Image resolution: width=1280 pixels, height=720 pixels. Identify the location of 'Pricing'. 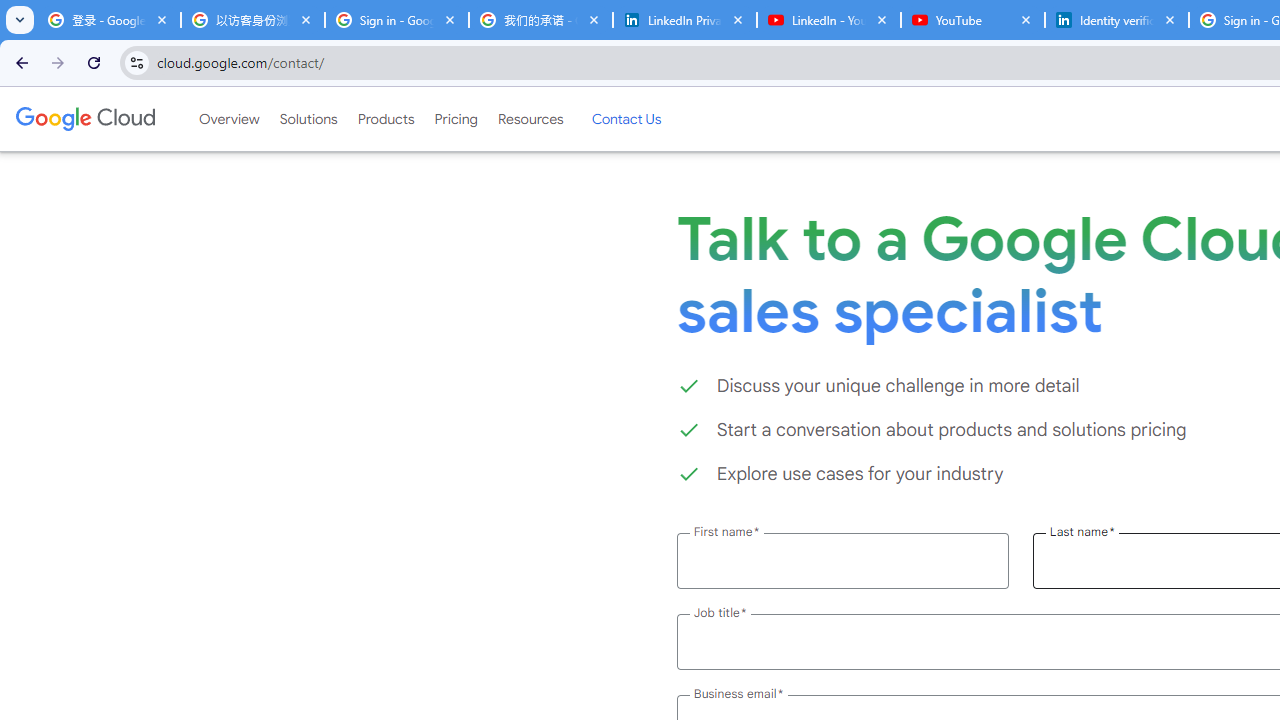
(454, 119).